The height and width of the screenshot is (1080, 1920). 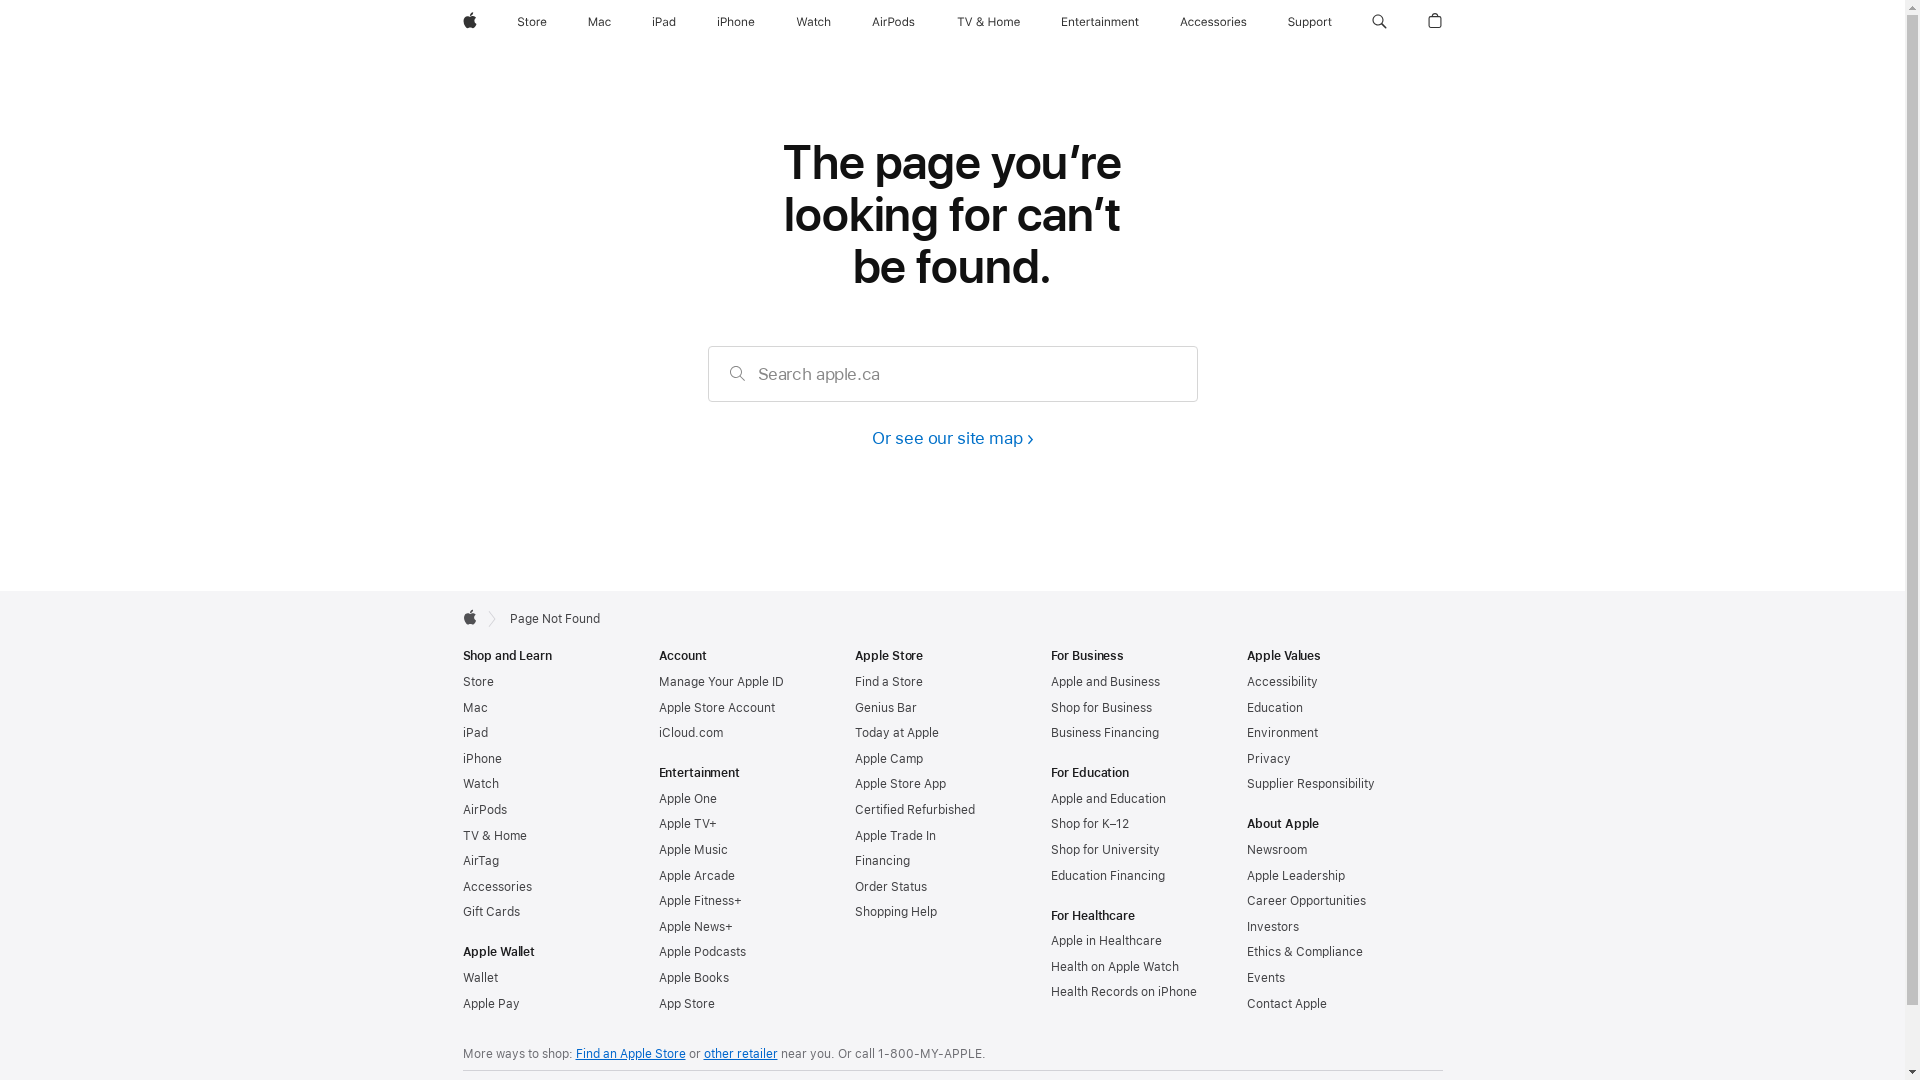 What do you see at coordinates (734, 22) in the screenshot?
I see `'iPhone'` at bounding box center [734, 22].